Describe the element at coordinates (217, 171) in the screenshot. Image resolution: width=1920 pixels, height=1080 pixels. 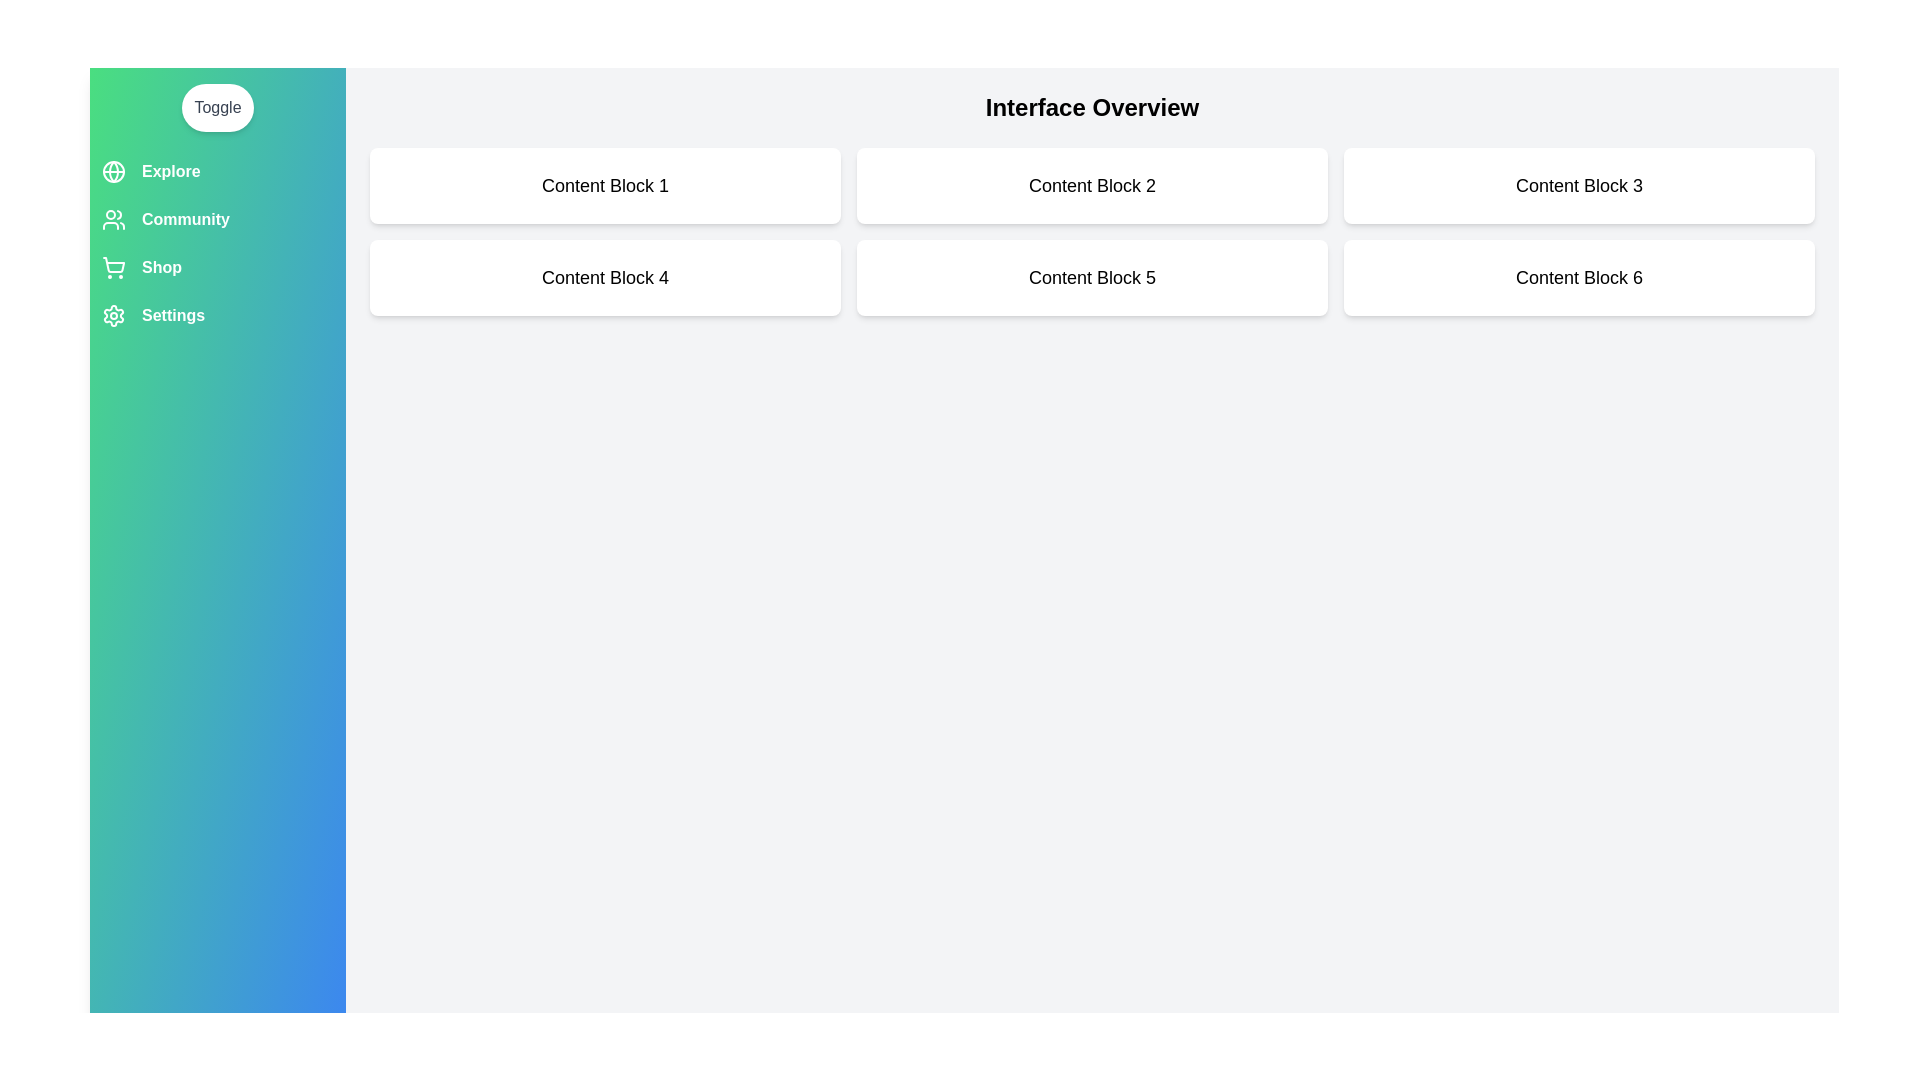
I see `the menu option labeled Explore in the drawer` at that location.